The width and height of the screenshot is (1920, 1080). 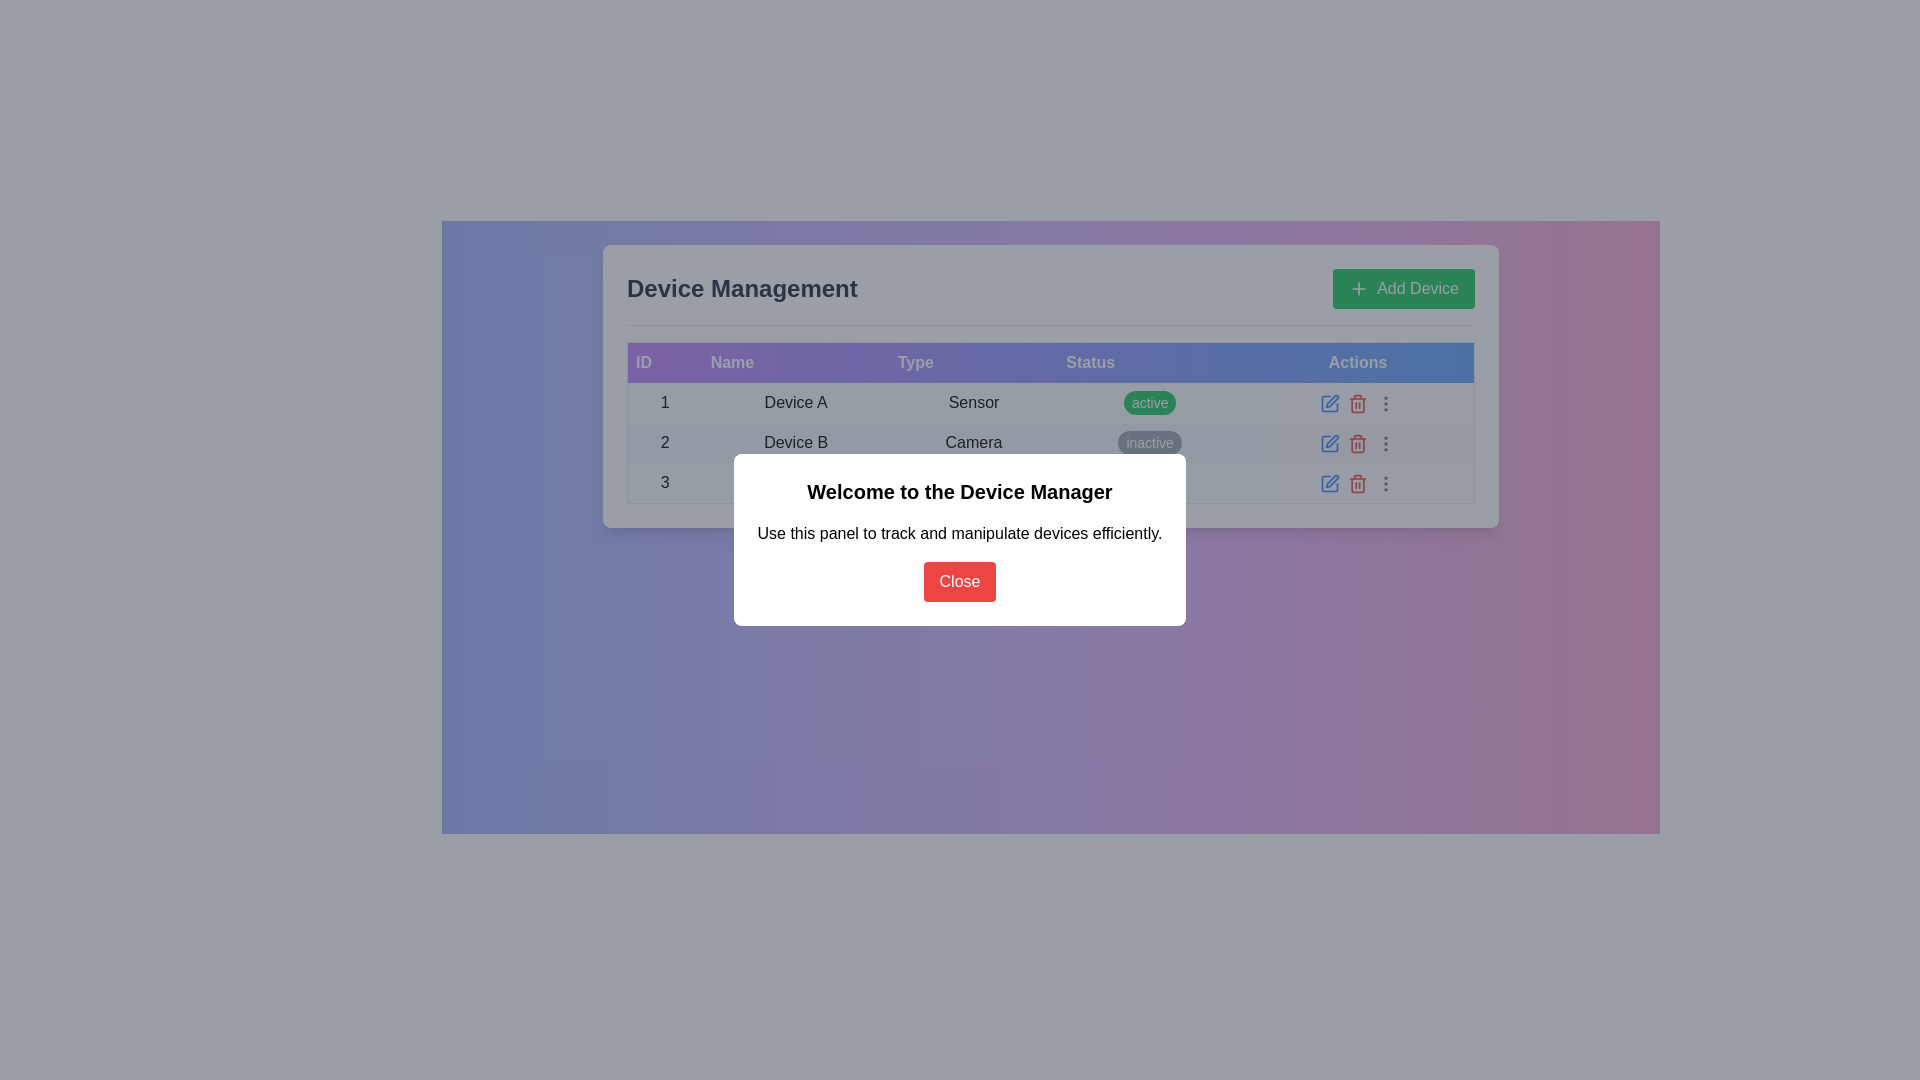 I want to click on the blue square icon button with a pen icon in the 'Actions' column for 'Device B' to potentially reveal additional information or a tooltip, so click(x=1329, y=442).